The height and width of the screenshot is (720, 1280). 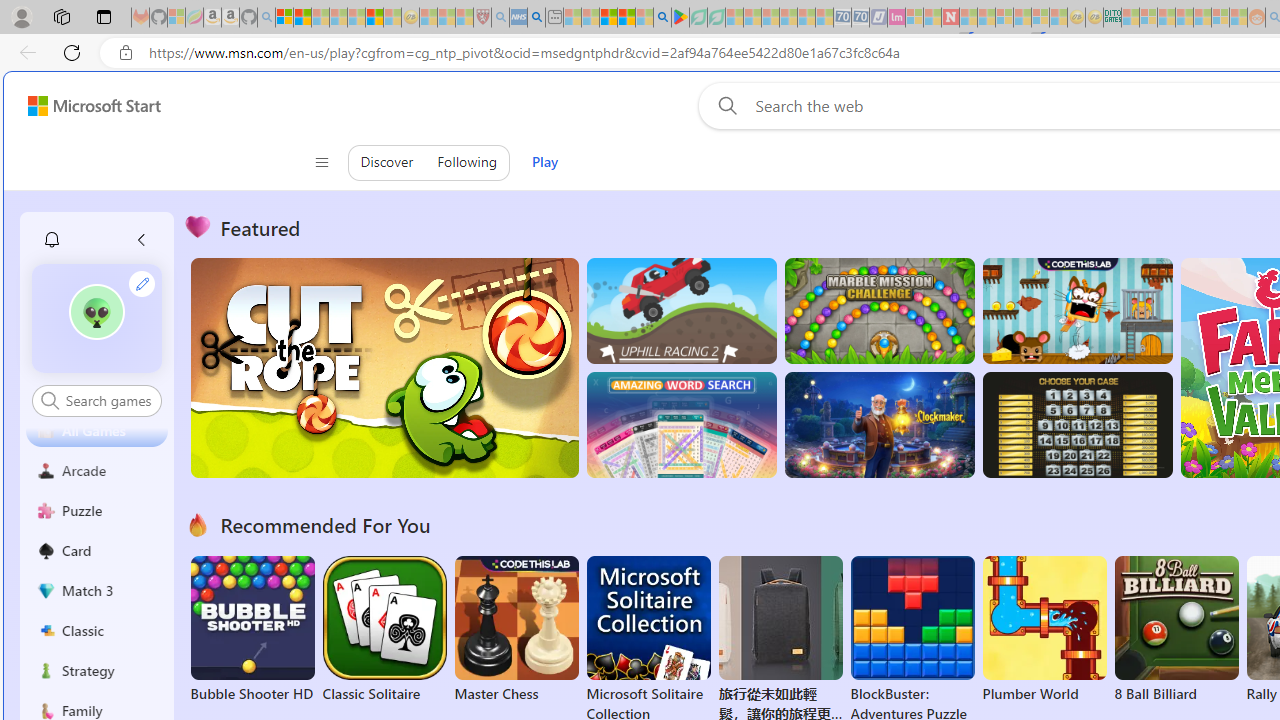 What do you see at coordinates (879, 311) in the screenshot?
I see `'Marble Mission : Challenge'` at bounding box center [879, 311].